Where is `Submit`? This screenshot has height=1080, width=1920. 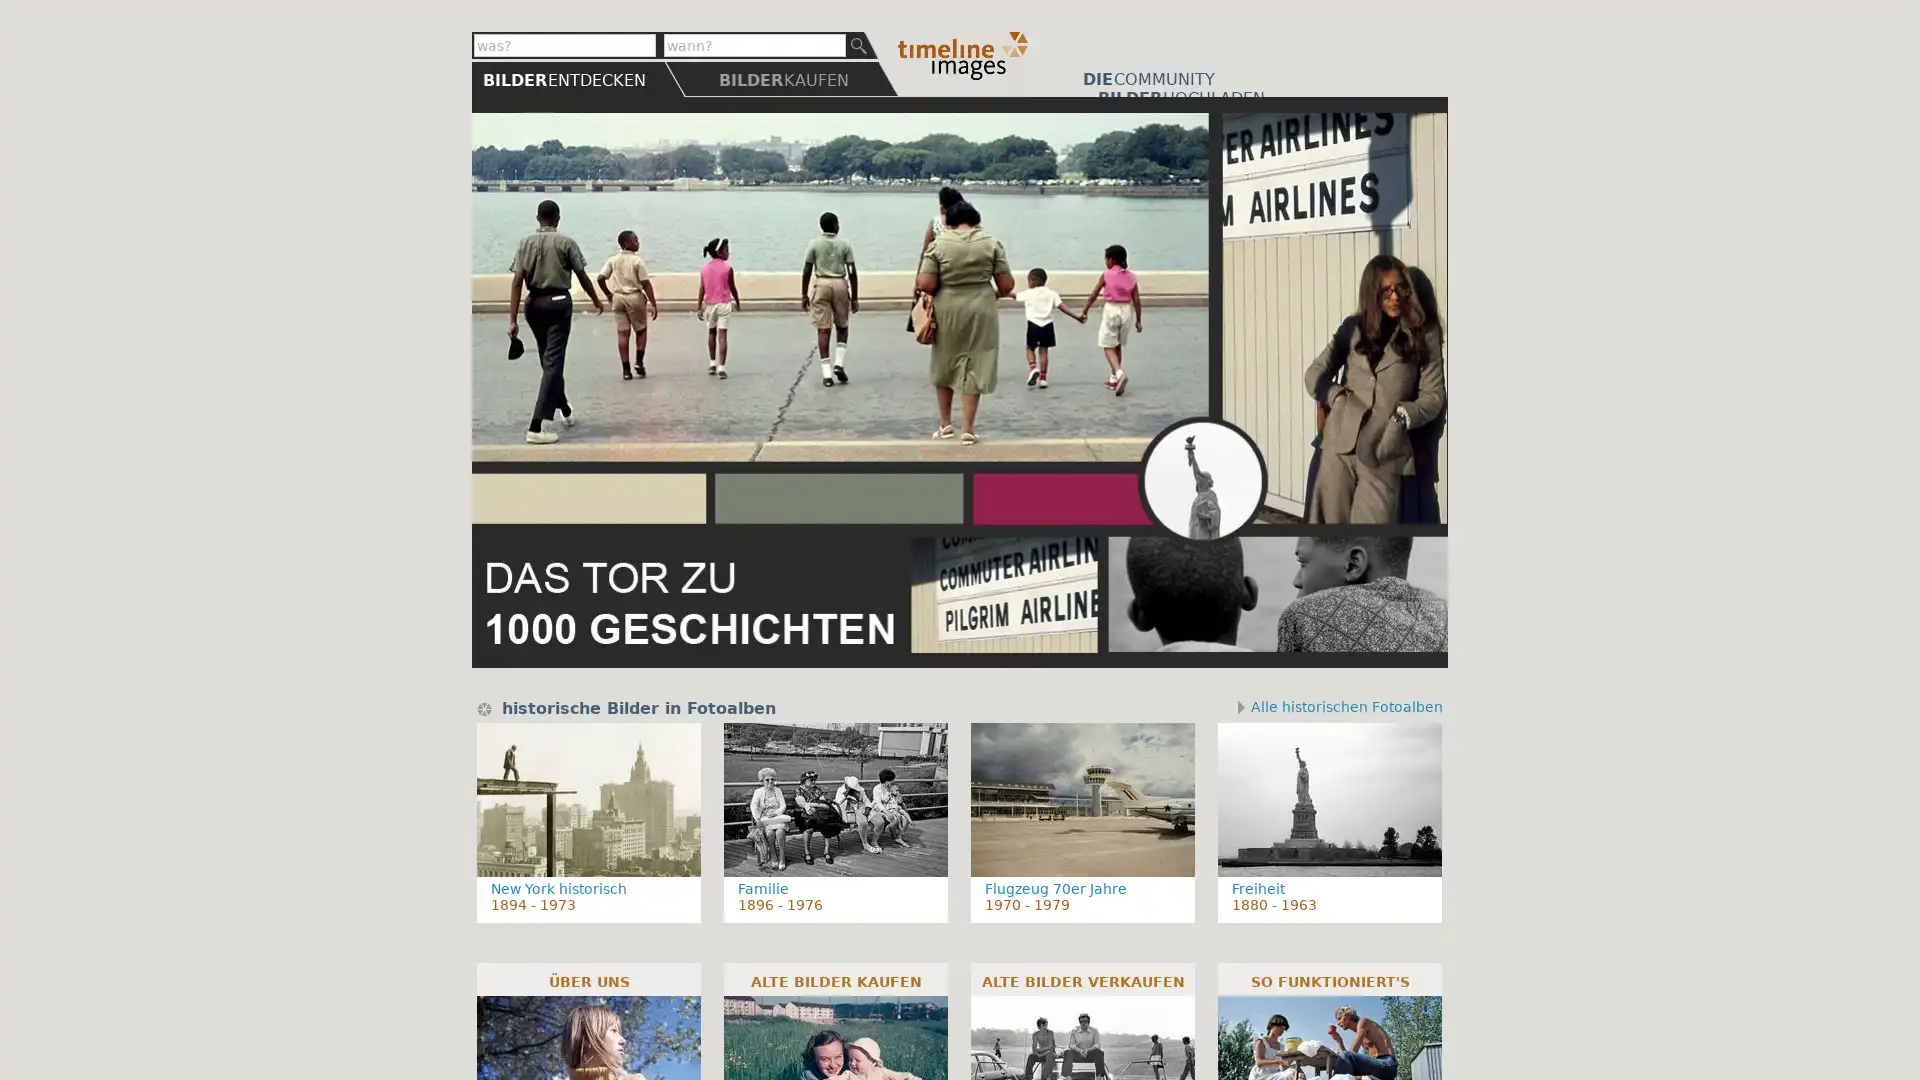 Submit is located at coordinates (863, 45).